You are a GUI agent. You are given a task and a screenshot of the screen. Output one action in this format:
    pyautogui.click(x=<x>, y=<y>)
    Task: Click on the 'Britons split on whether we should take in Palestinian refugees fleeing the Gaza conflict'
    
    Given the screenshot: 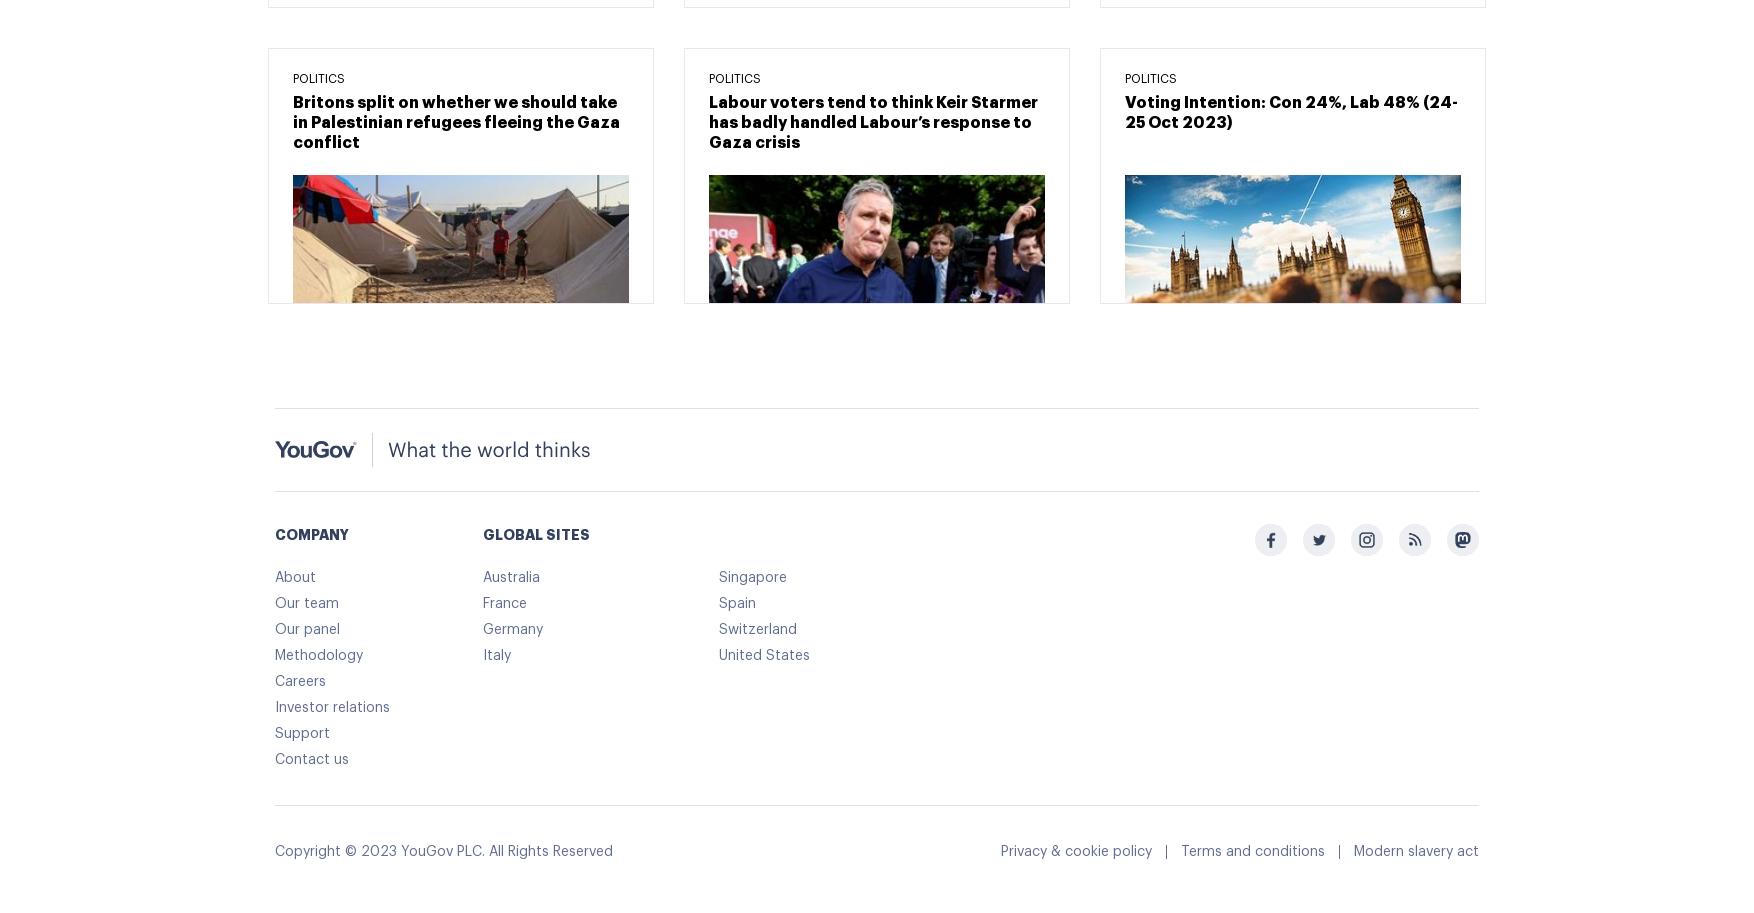 What is the action you would take?
    pyautogui.click(x=455, y=121)
    